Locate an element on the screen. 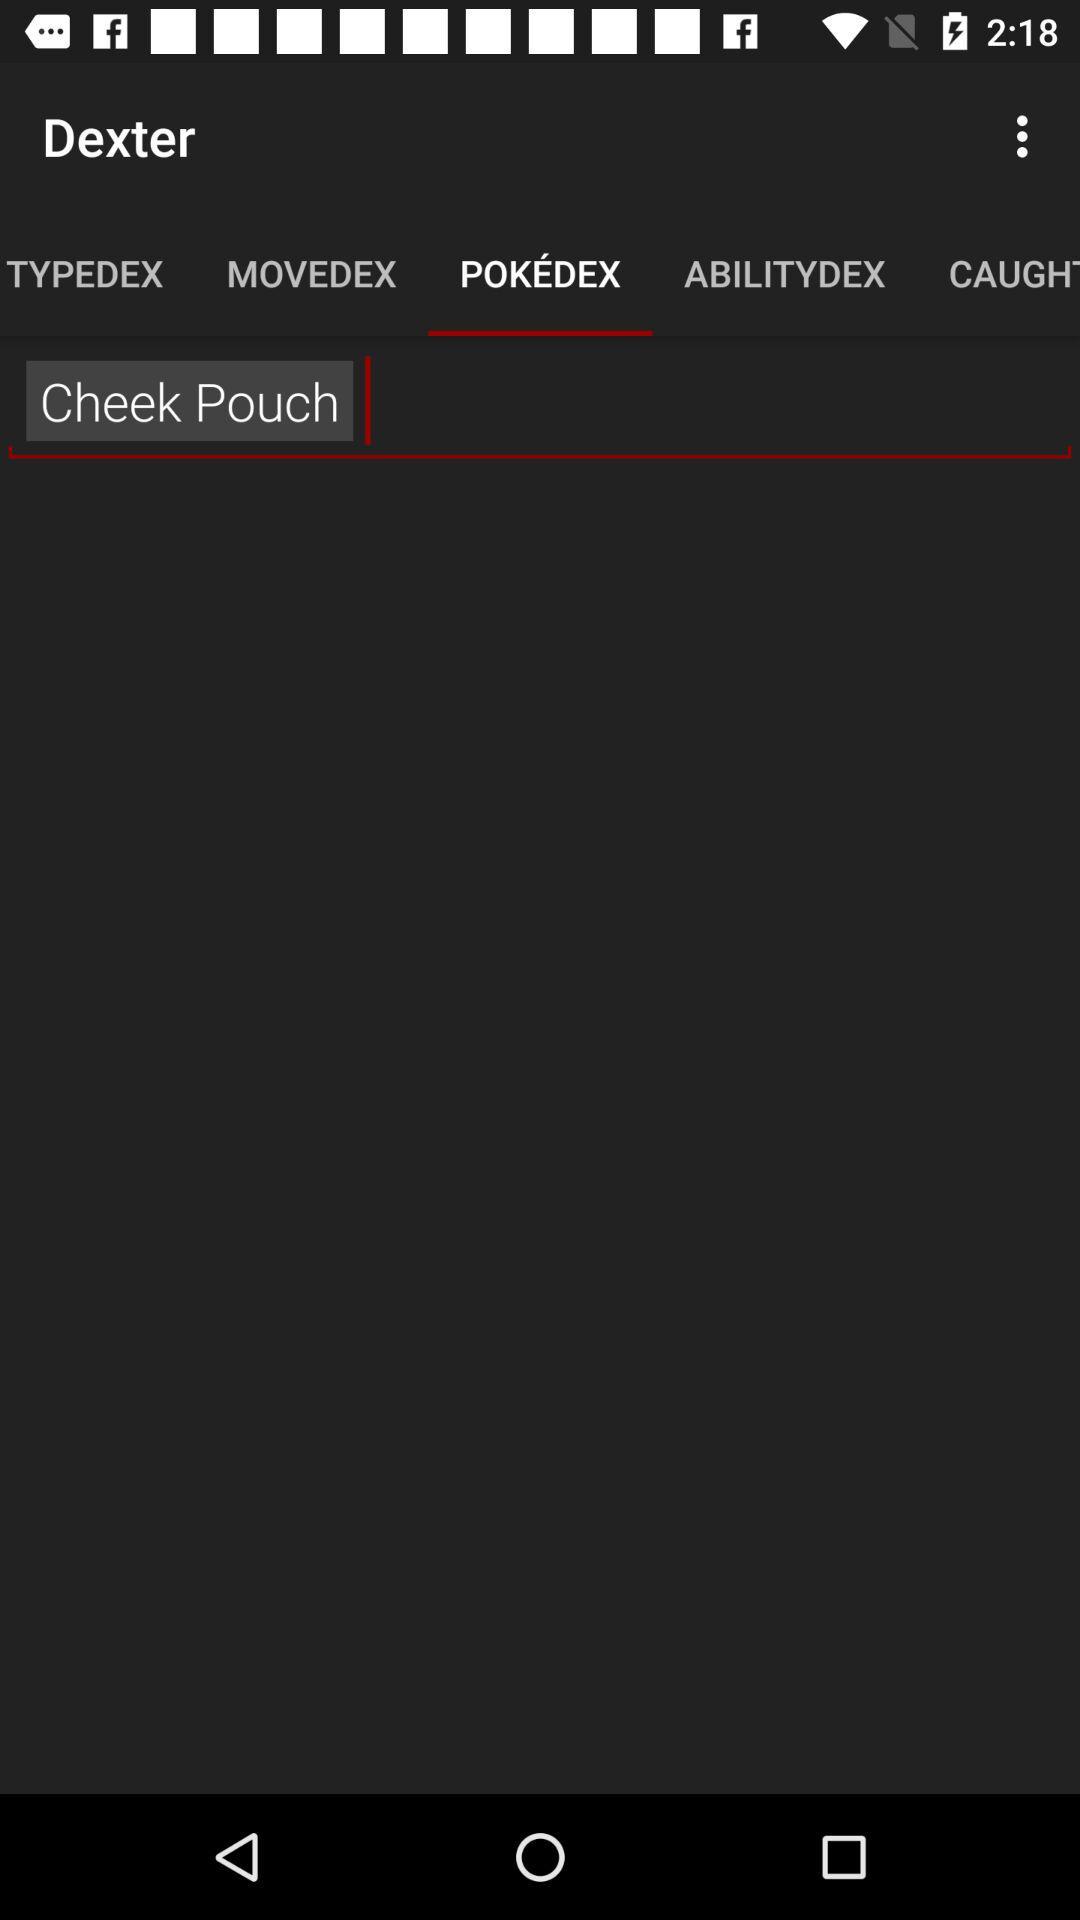 The image size is (1080, 1920). item below typedex icon is located at coordinates (540, 400).